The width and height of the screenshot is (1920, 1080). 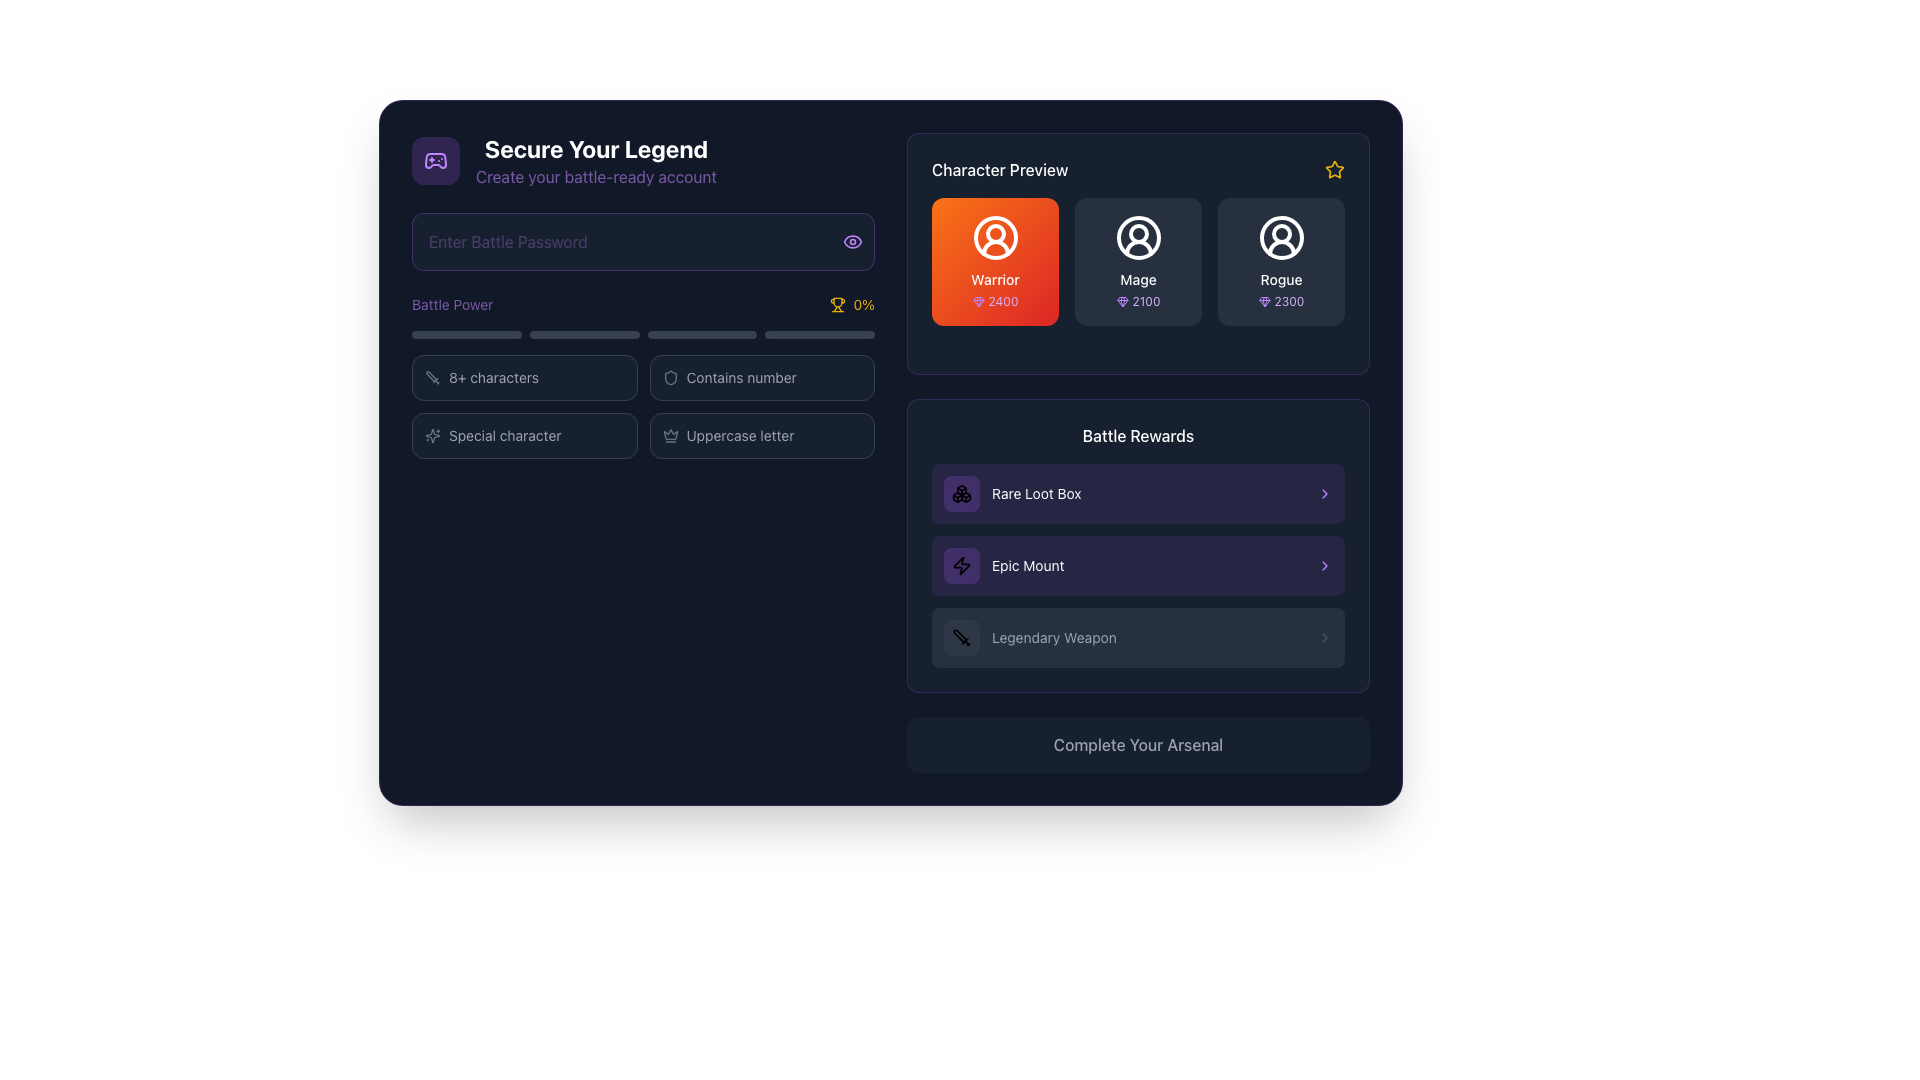 I want to click on the 'Mage' character label in the 'Character Preview' section, which is the second label from the left, positioned above '2100' and a gem icon, so click(x=1138, y=280).